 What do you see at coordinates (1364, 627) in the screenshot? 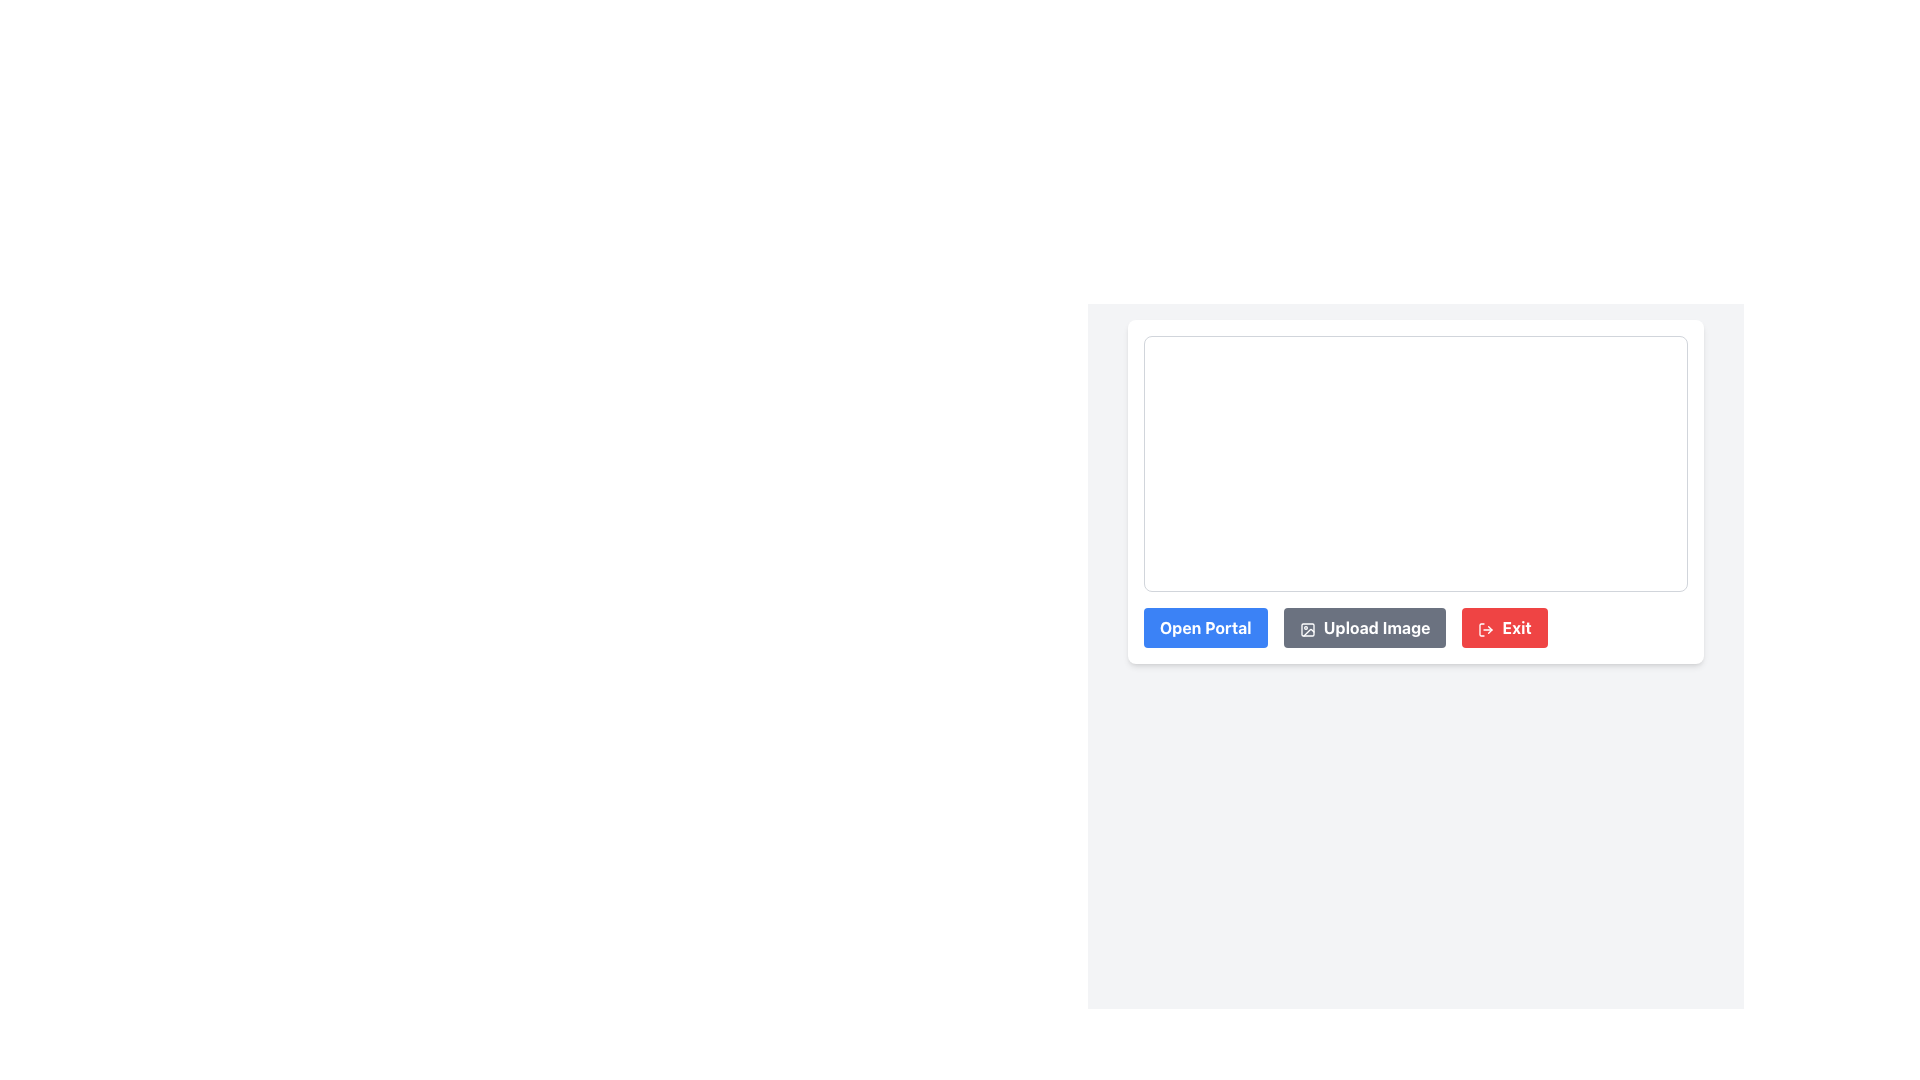
I see `the 'Upload Image' button, which is a rectangular button with a gray background and white bold text, located between the 'Open Portal' and 'Exit' buttons` at bounding box center [1364, 627].